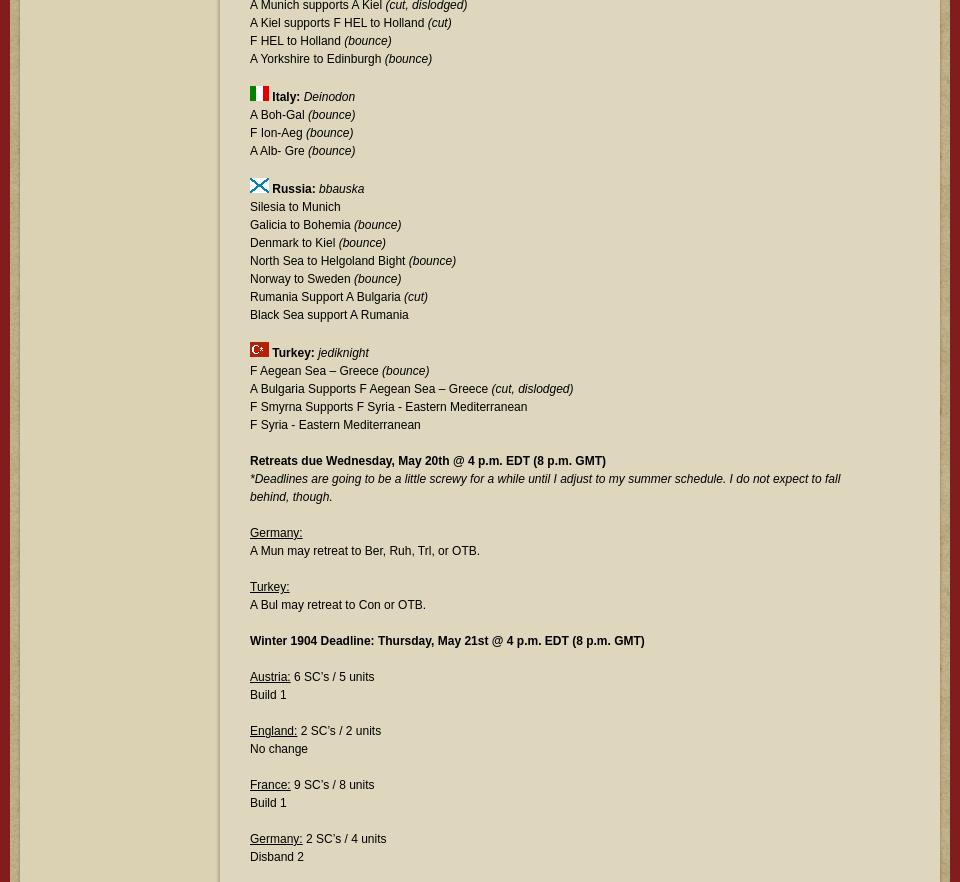 The image size is (960, 882). What do you see at coordinates (335, 424) in the screenshot?
I see `'F Syria - Eastern Mediterranean'` at bounding box center [335, 424].